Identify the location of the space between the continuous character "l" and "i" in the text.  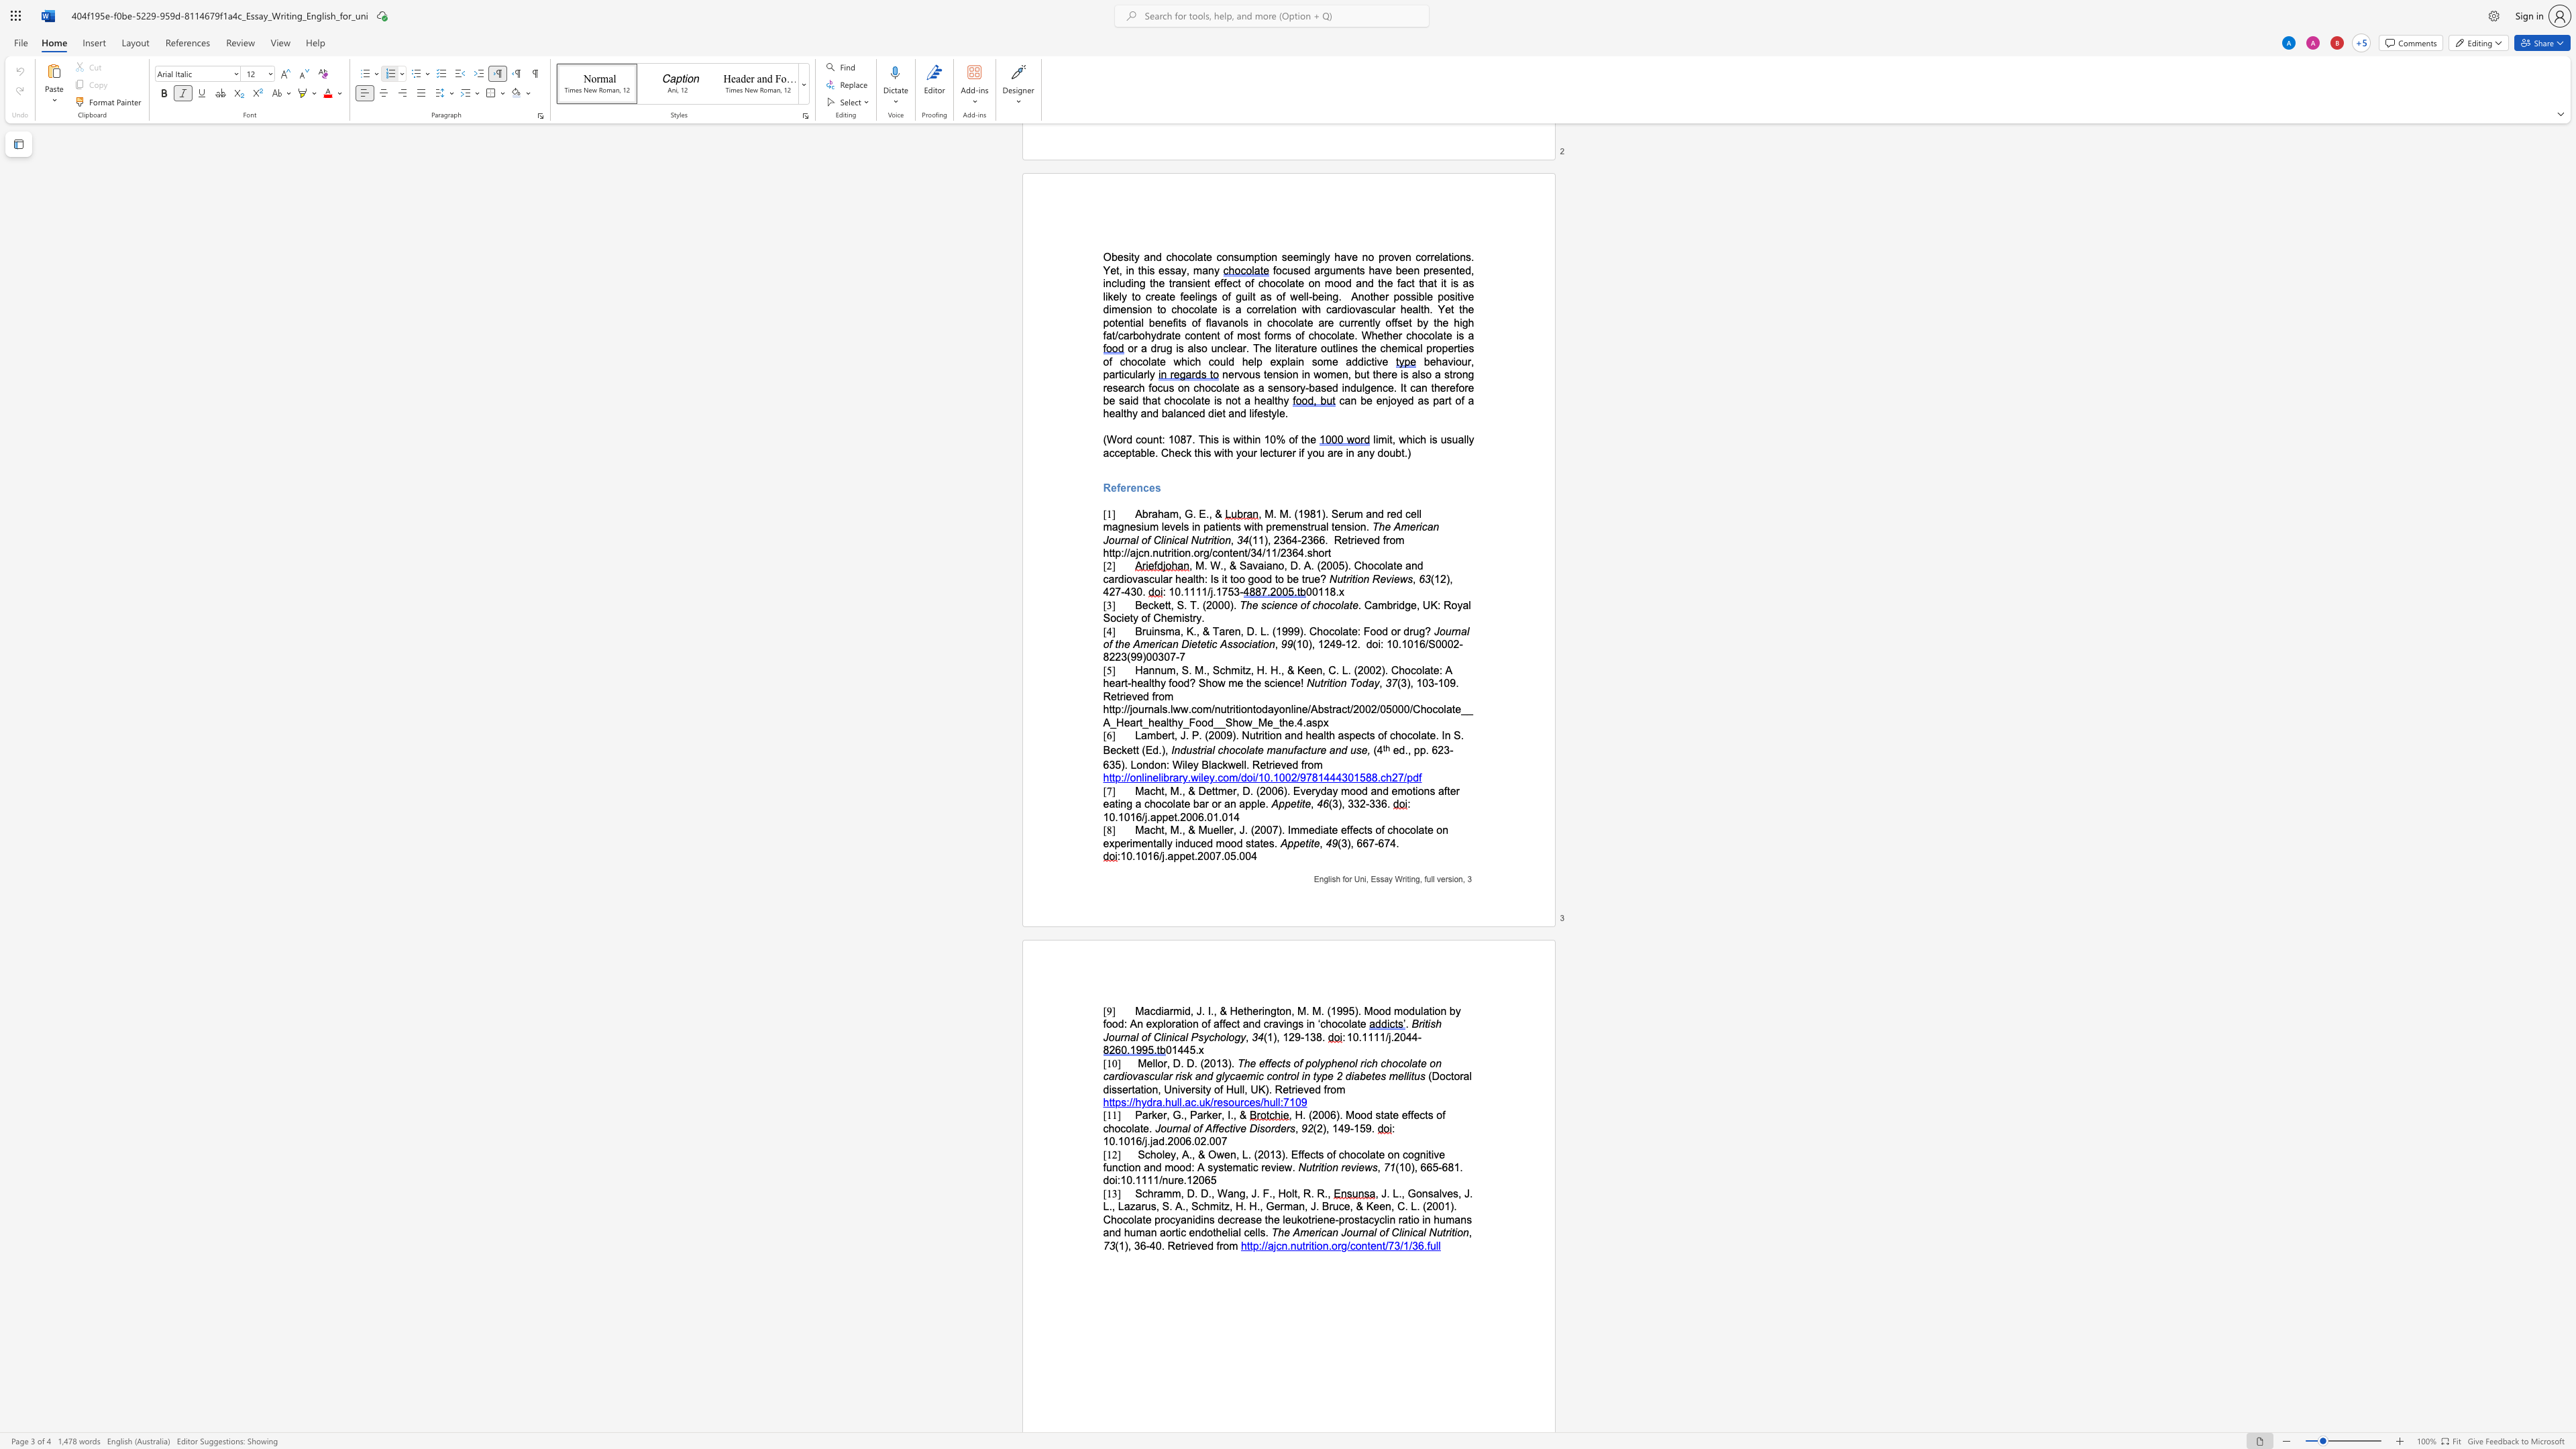
(1408, 1076).